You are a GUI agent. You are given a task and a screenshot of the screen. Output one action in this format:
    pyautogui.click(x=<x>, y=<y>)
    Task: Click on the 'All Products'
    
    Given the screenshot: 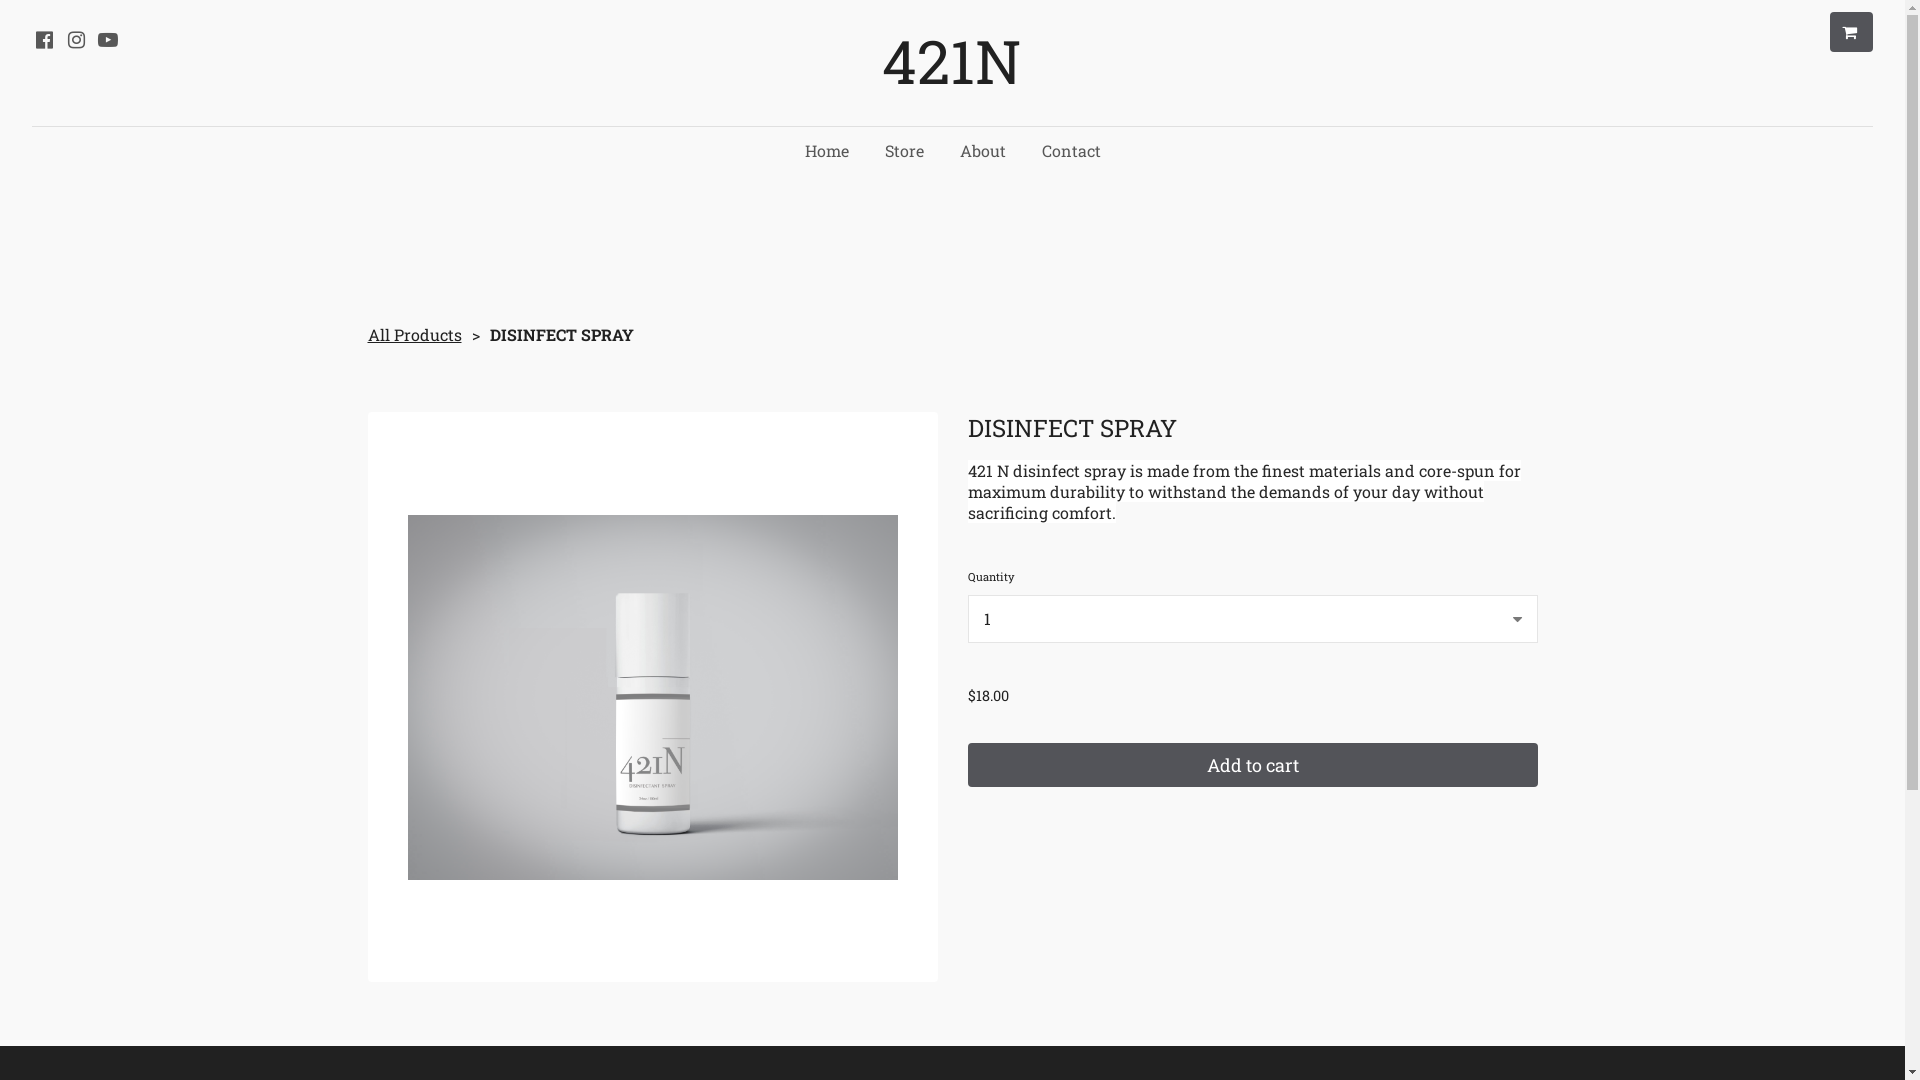 What is the action you would take?
    pyautogui.click(x=413, y=333)
    